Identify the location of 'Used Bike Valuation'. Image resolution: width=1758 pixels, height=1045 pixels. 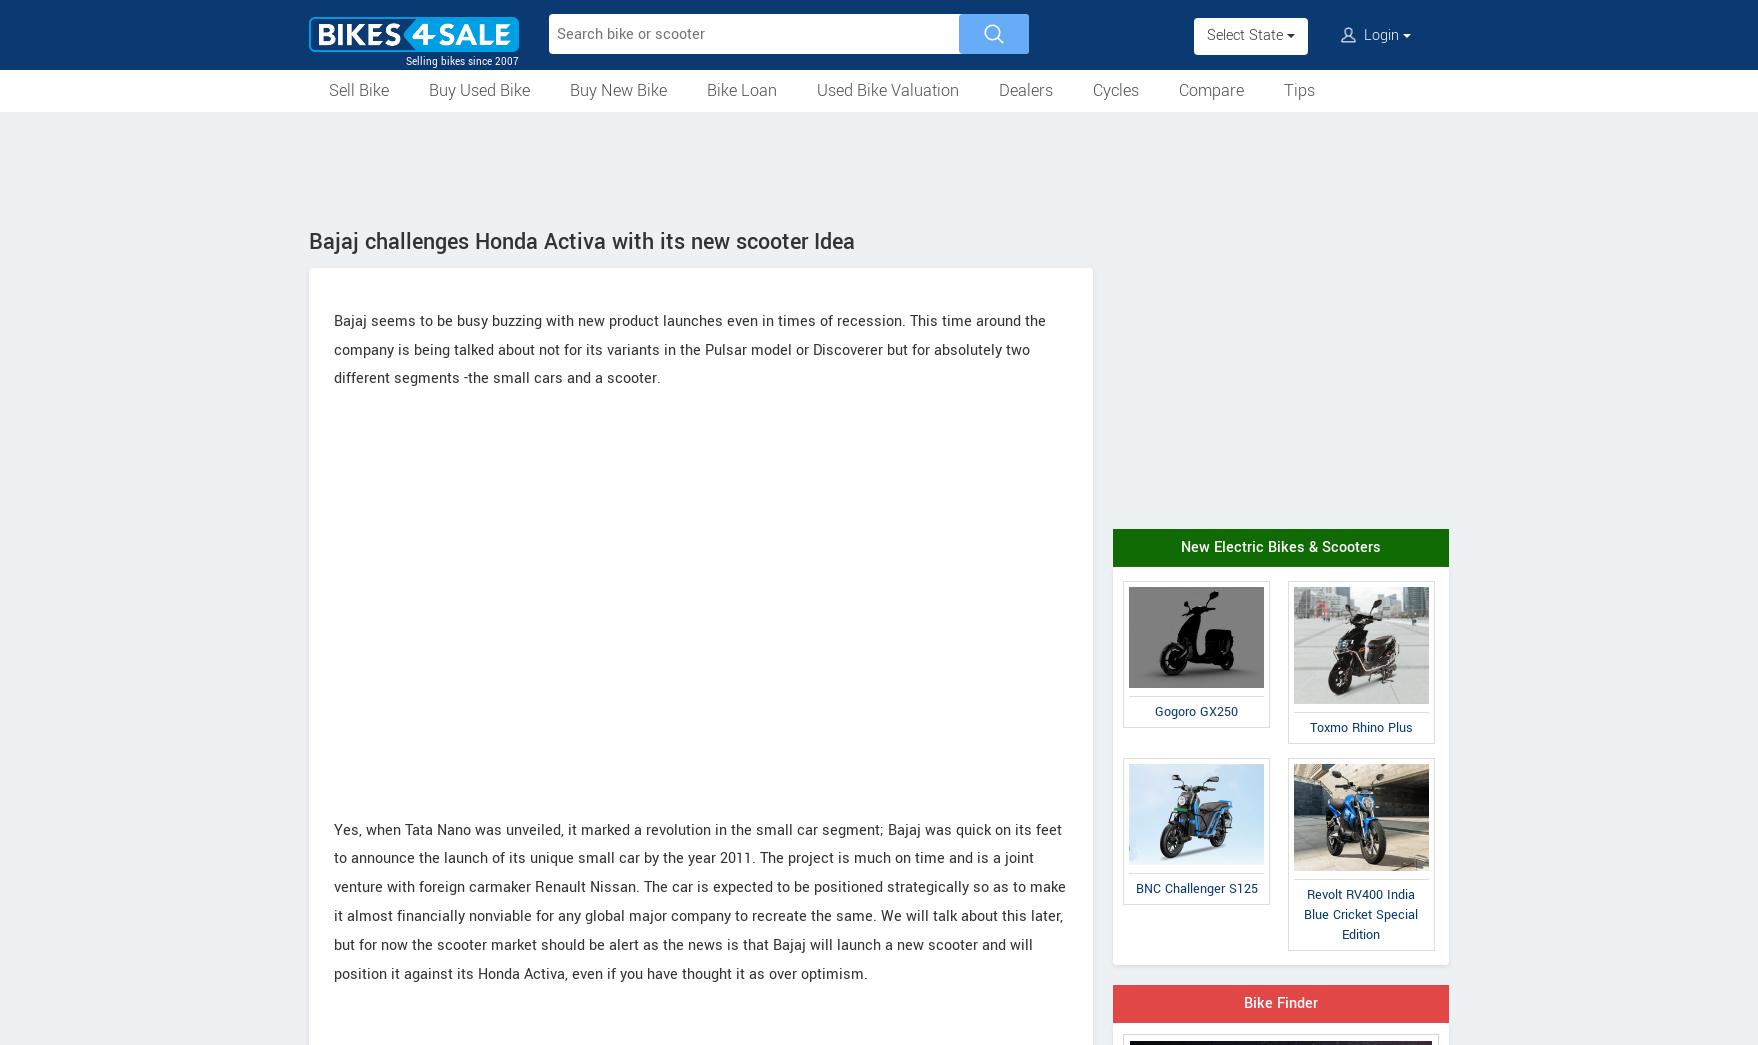
(887, 90).